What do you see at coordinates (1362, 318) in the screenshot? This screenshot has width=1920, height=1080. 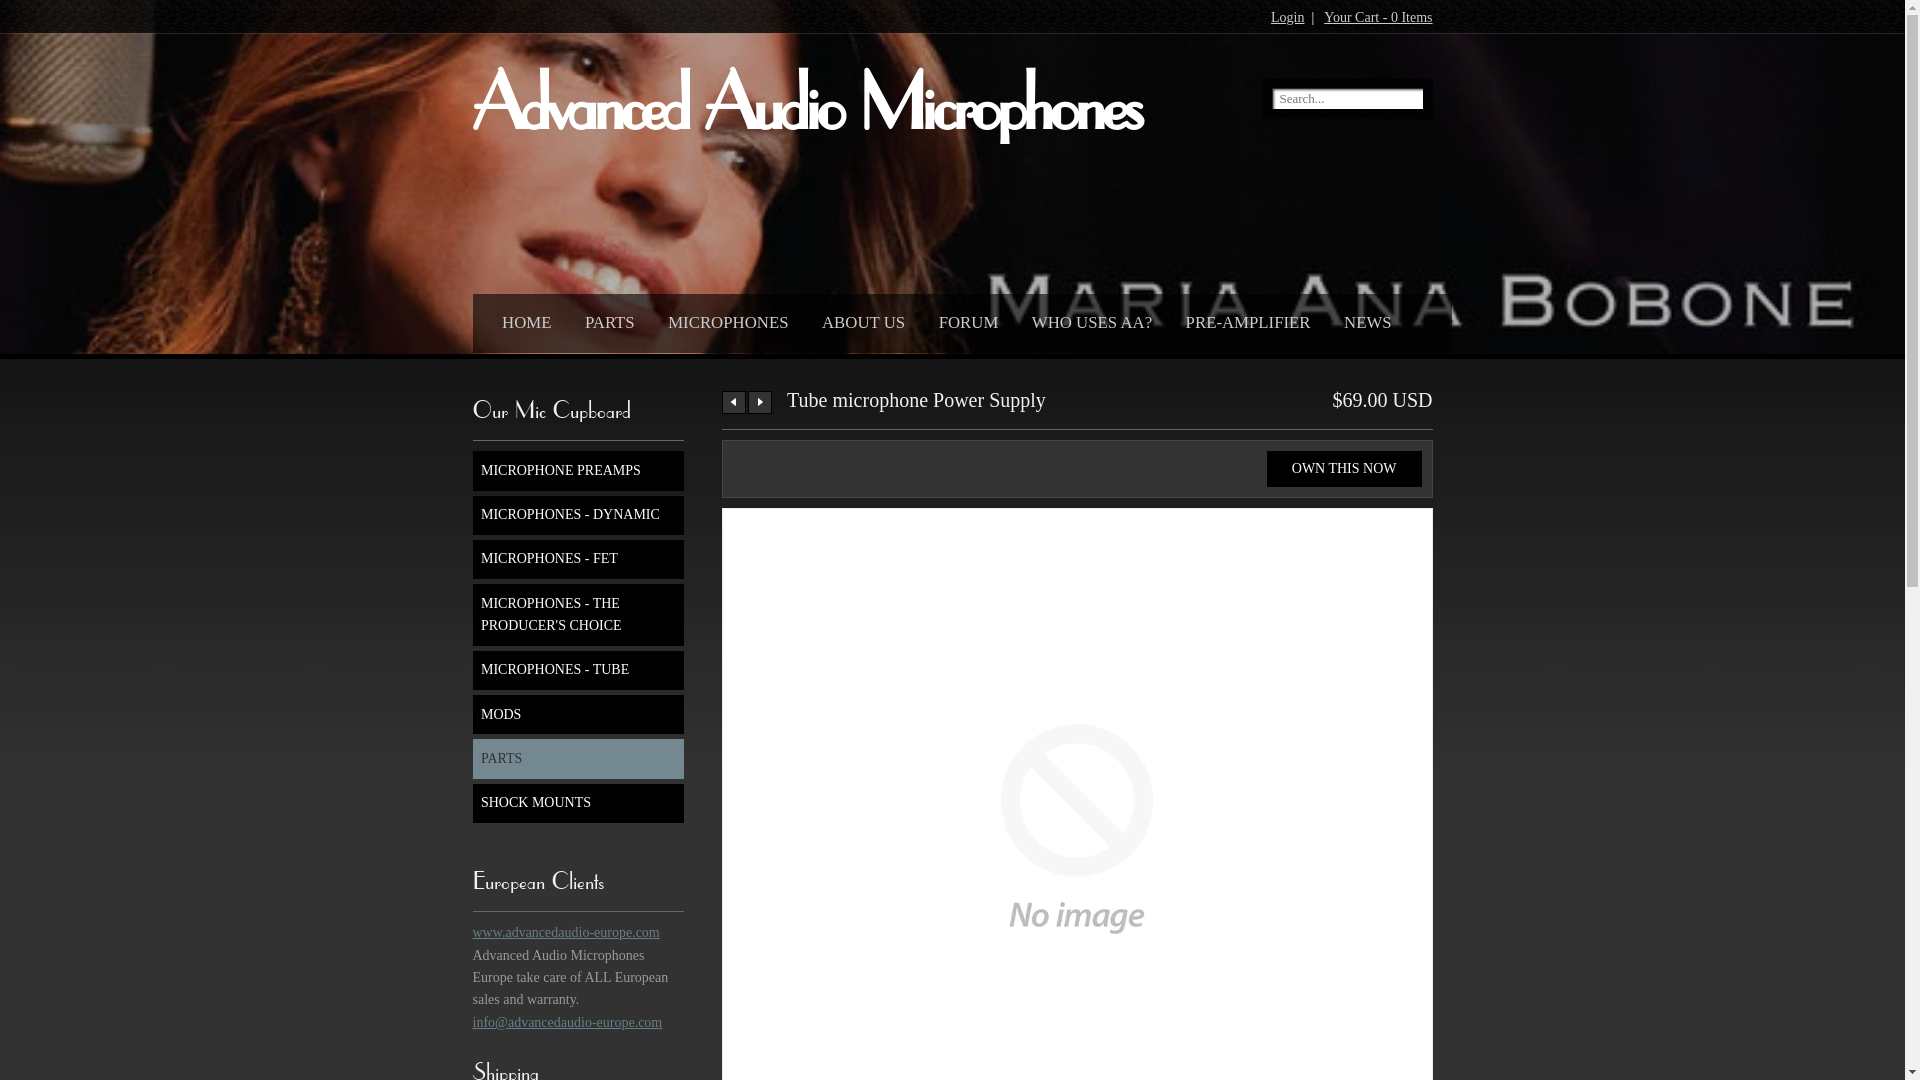 I see `'NEWS'` at bounding box center [1362, 318].